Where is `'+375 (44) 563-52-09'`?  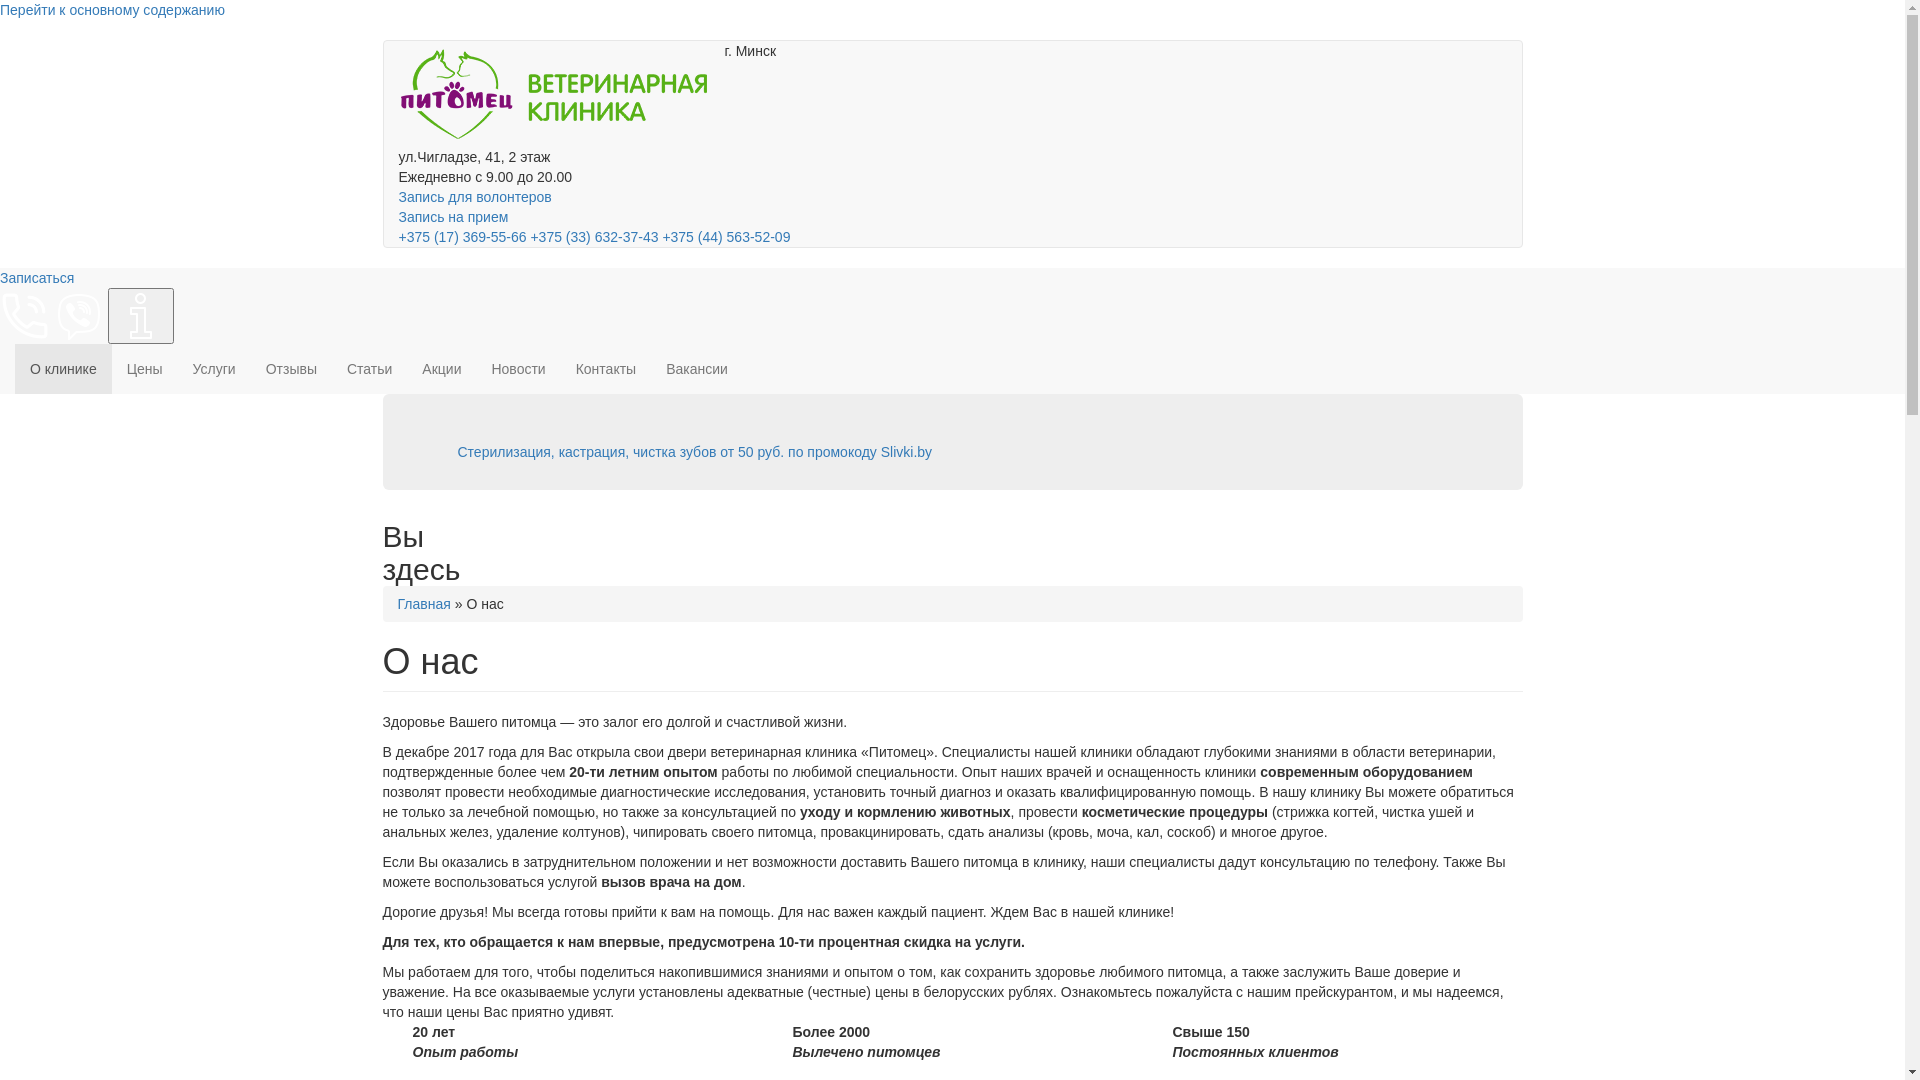
'+375 (44) 563-52-09' is located at coordinates (724, 235).